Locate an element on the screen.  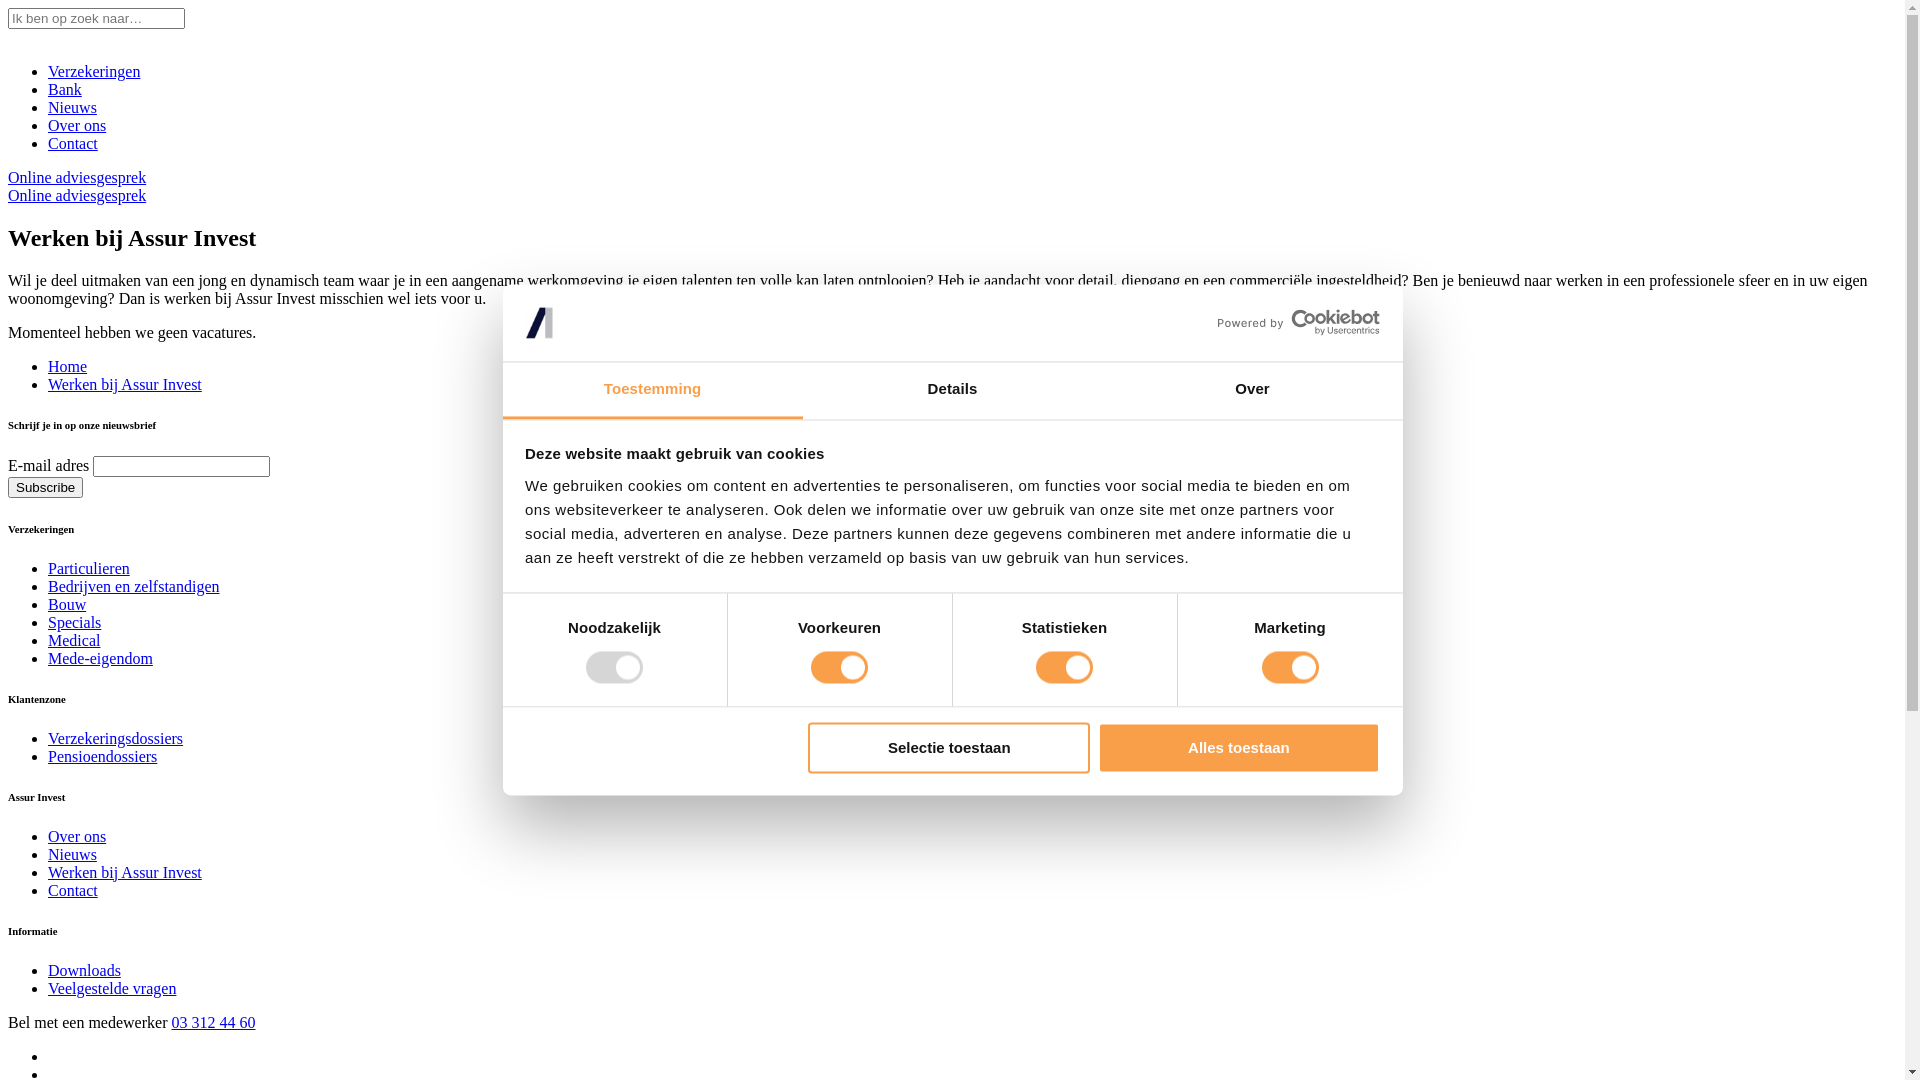
'Home' is located at coordinates (48, 366).